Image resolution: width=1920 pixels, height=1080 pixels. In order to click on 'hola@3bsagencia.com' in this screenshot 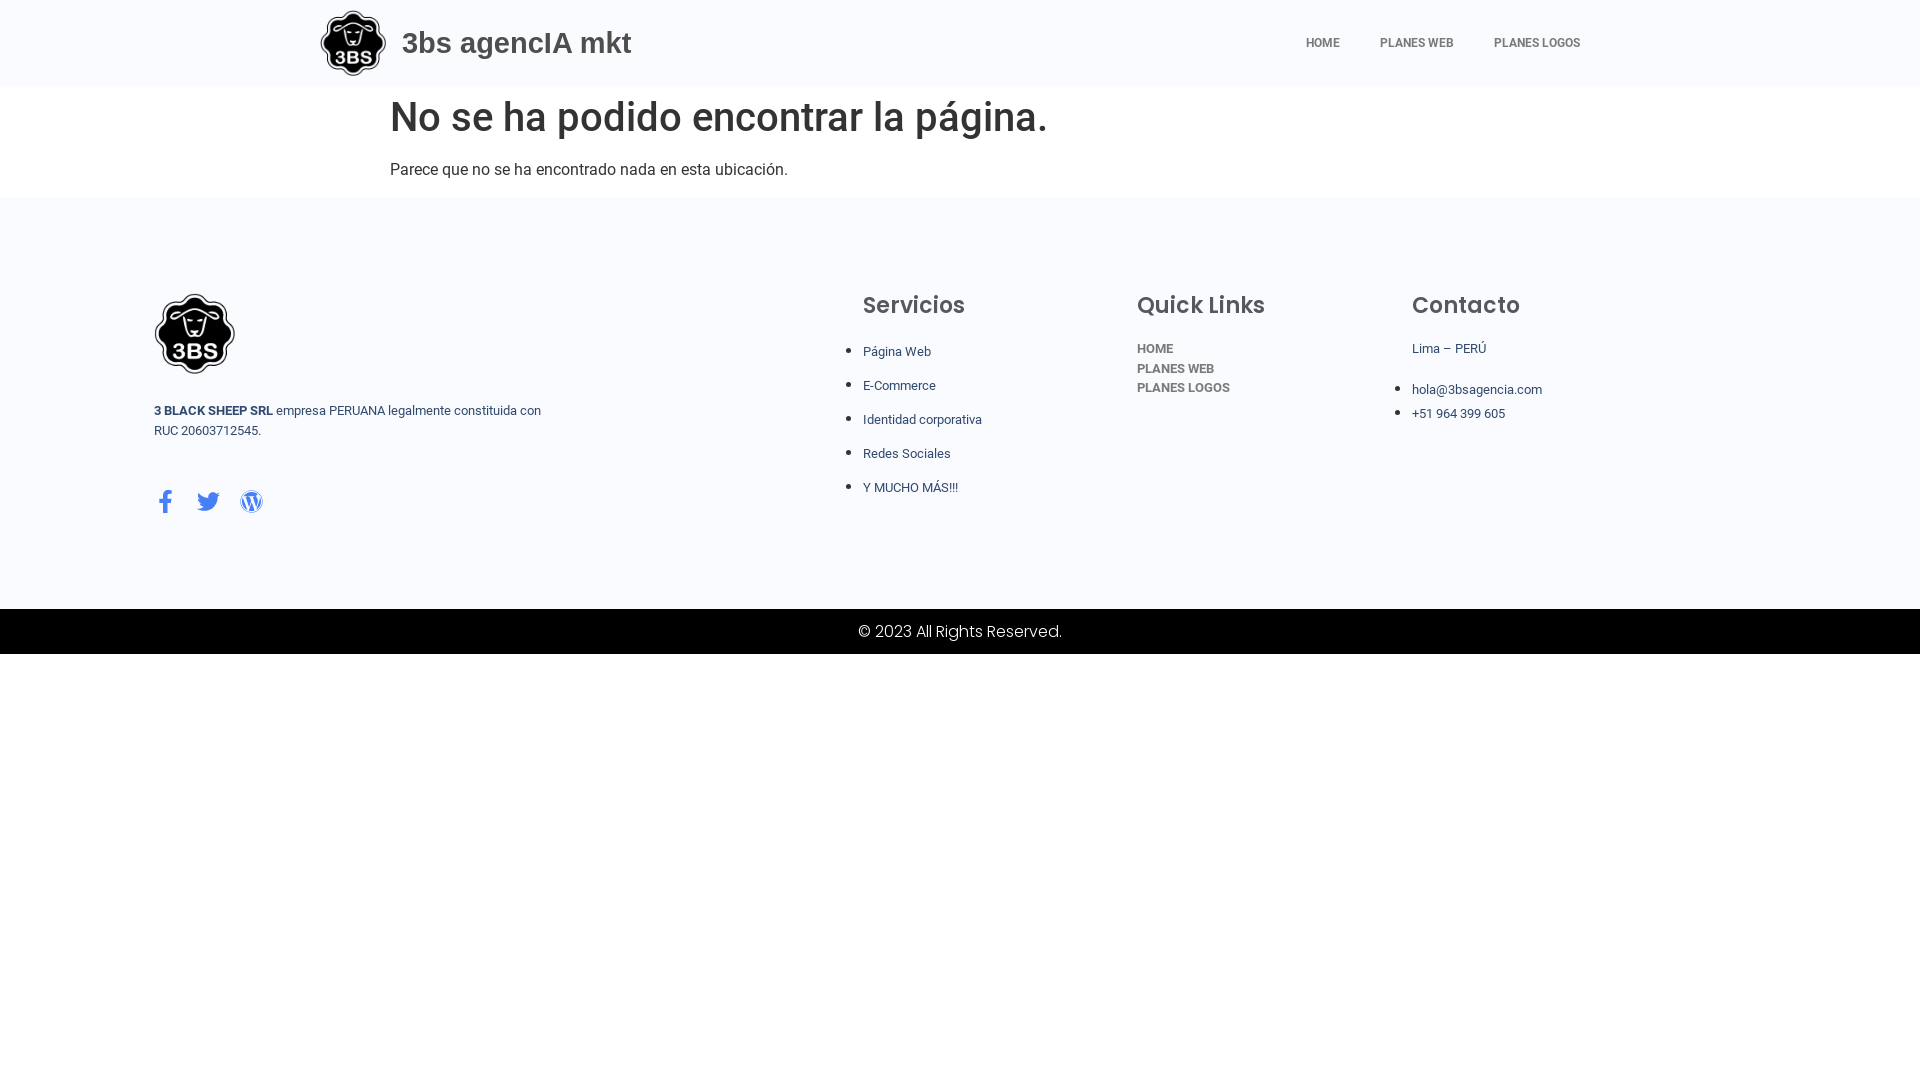, I will do `click(1410, 389)`.